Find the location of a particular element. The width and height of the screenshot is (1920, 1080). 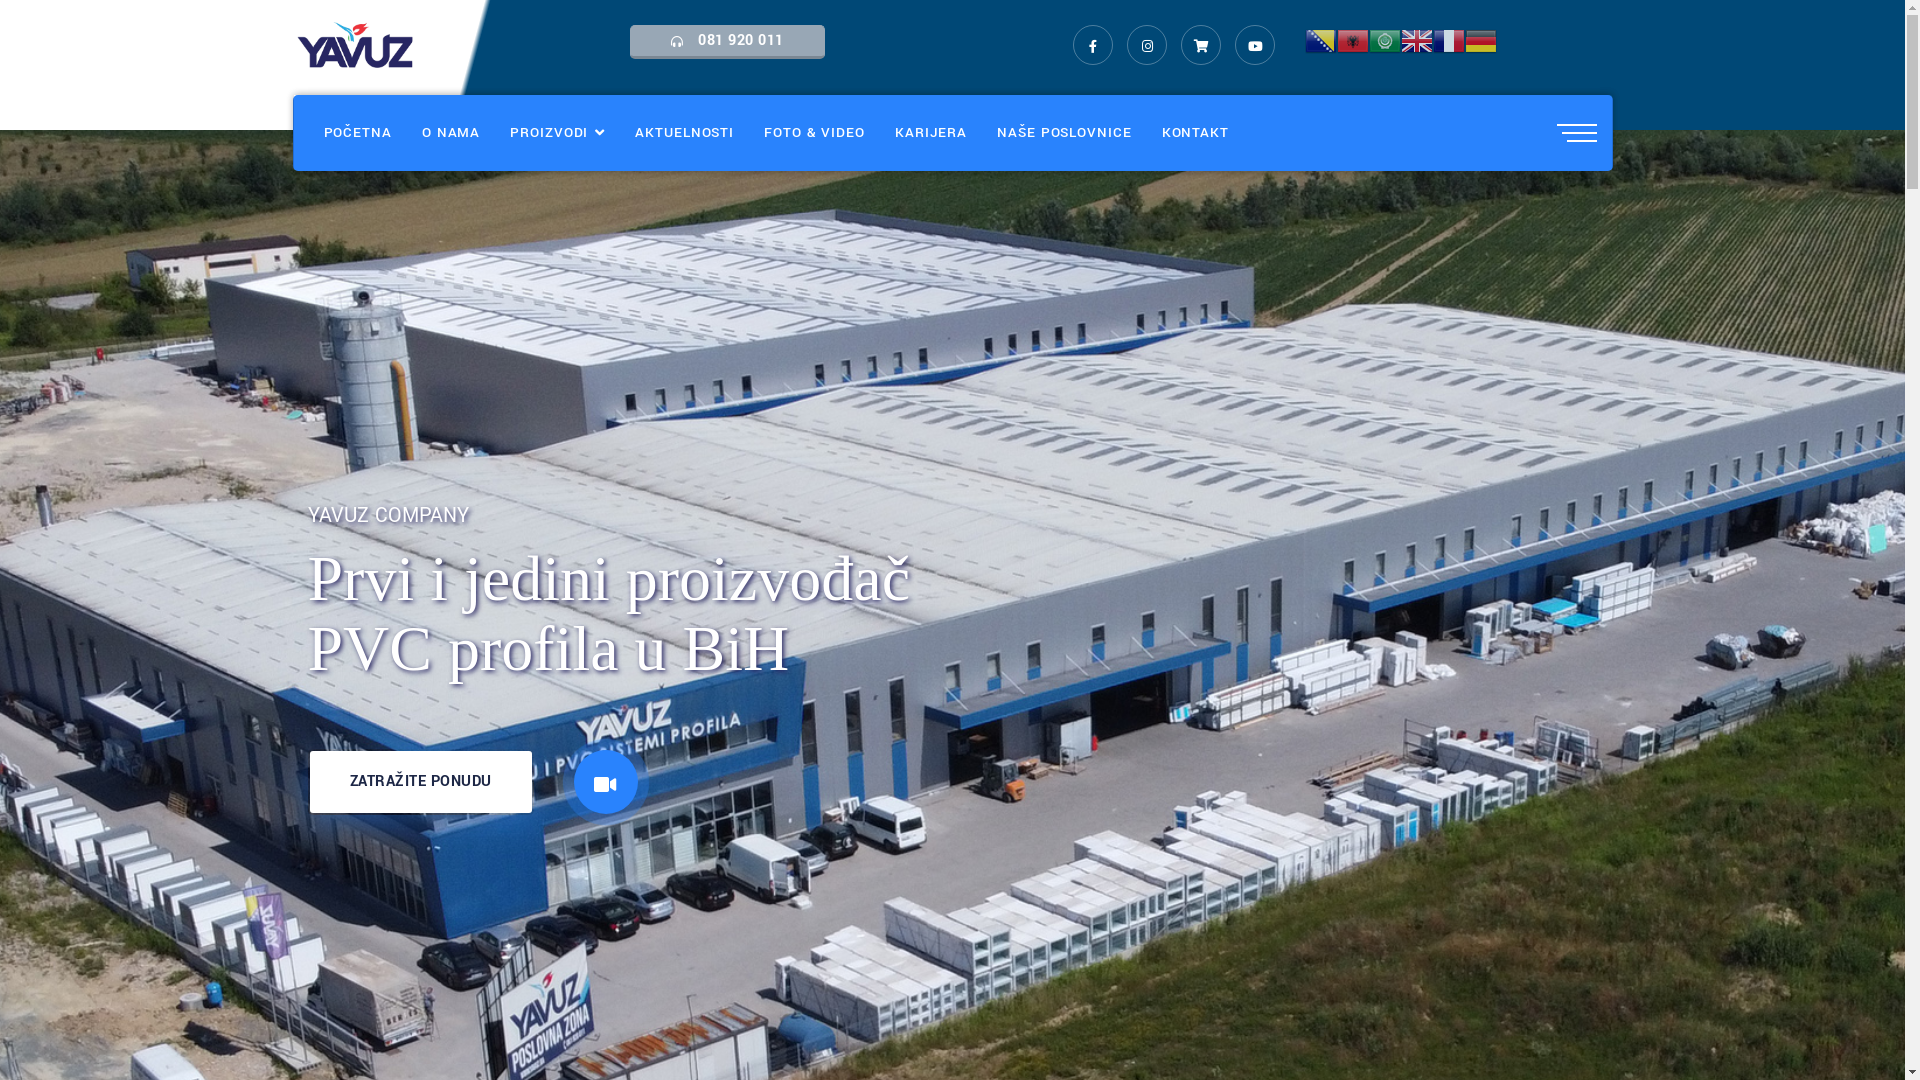

'KONTAKT' is located at coordinates (1195, 132).